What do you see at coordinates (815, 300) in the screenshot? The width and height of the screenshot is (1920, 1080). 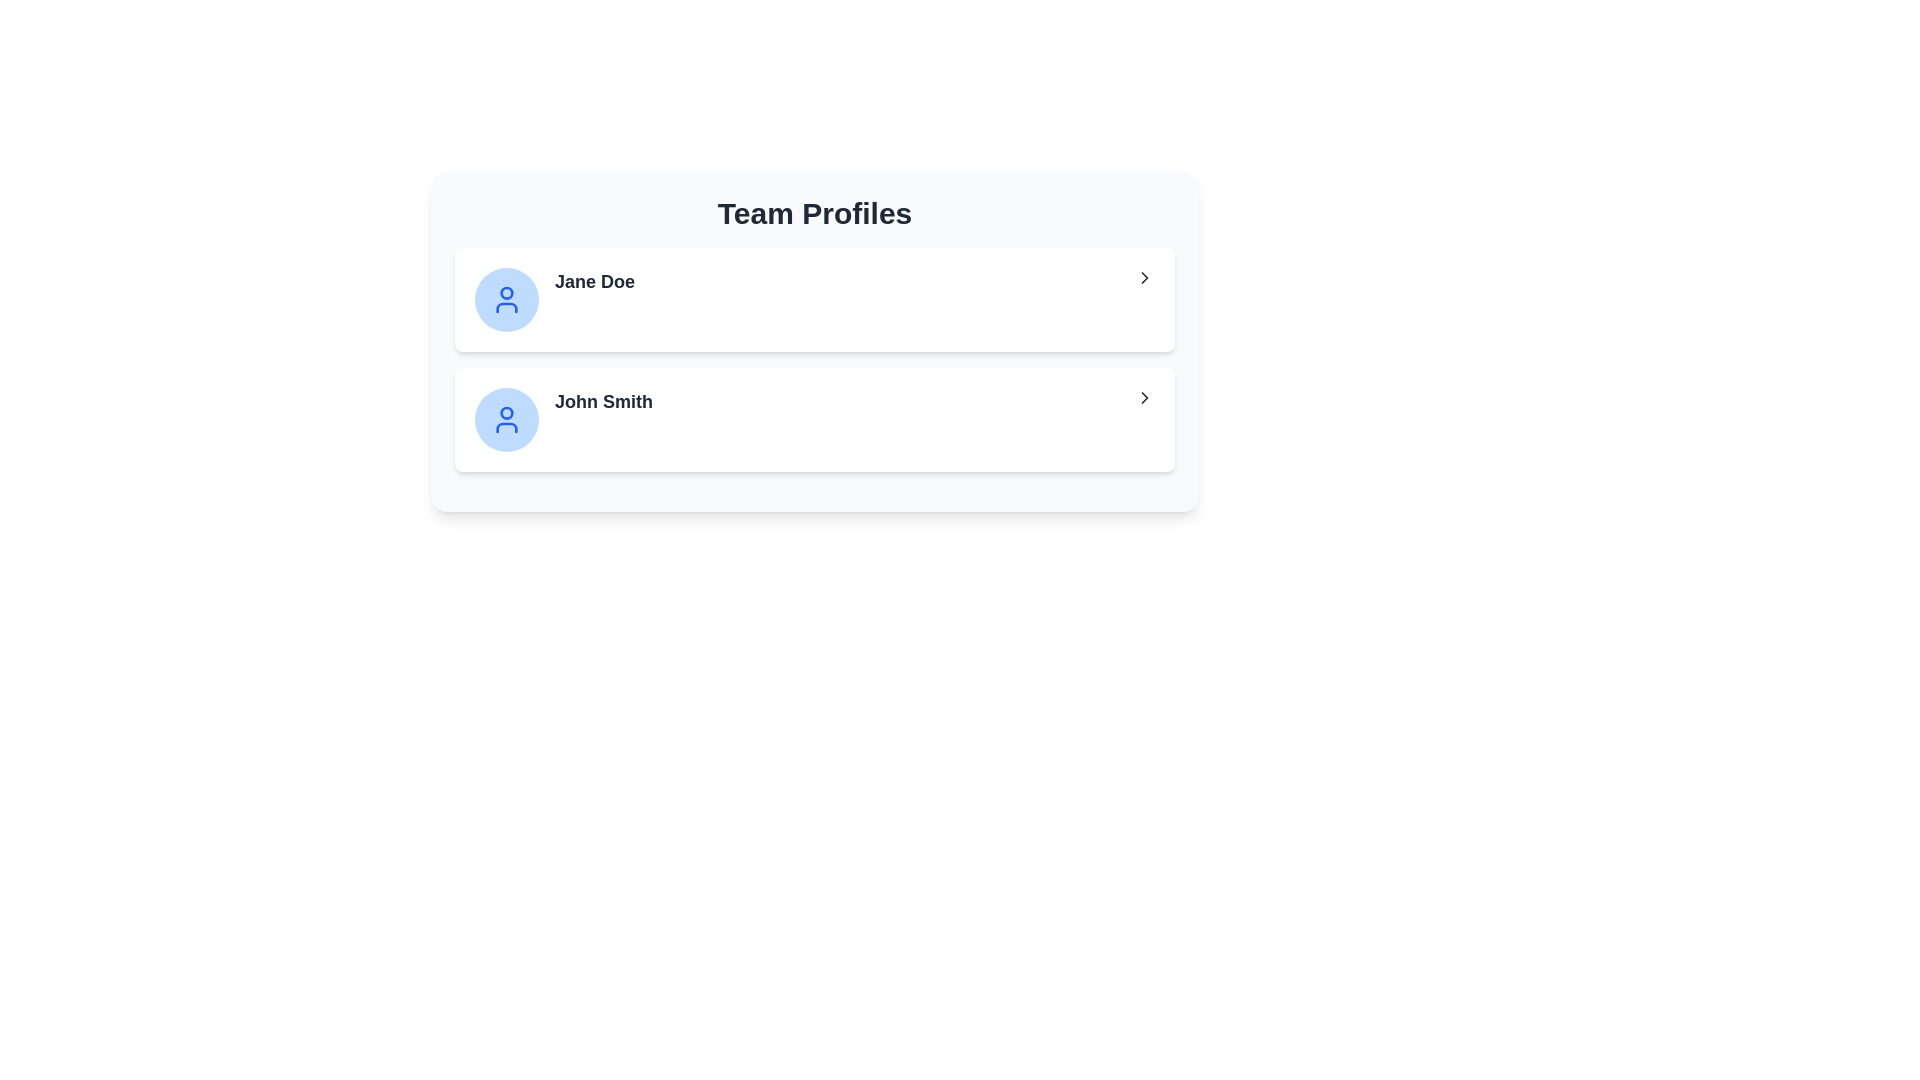 I see `the first profile entry for 'Jane Doe' in the 'Team Profiles' section` at bounding box center [815, 300].